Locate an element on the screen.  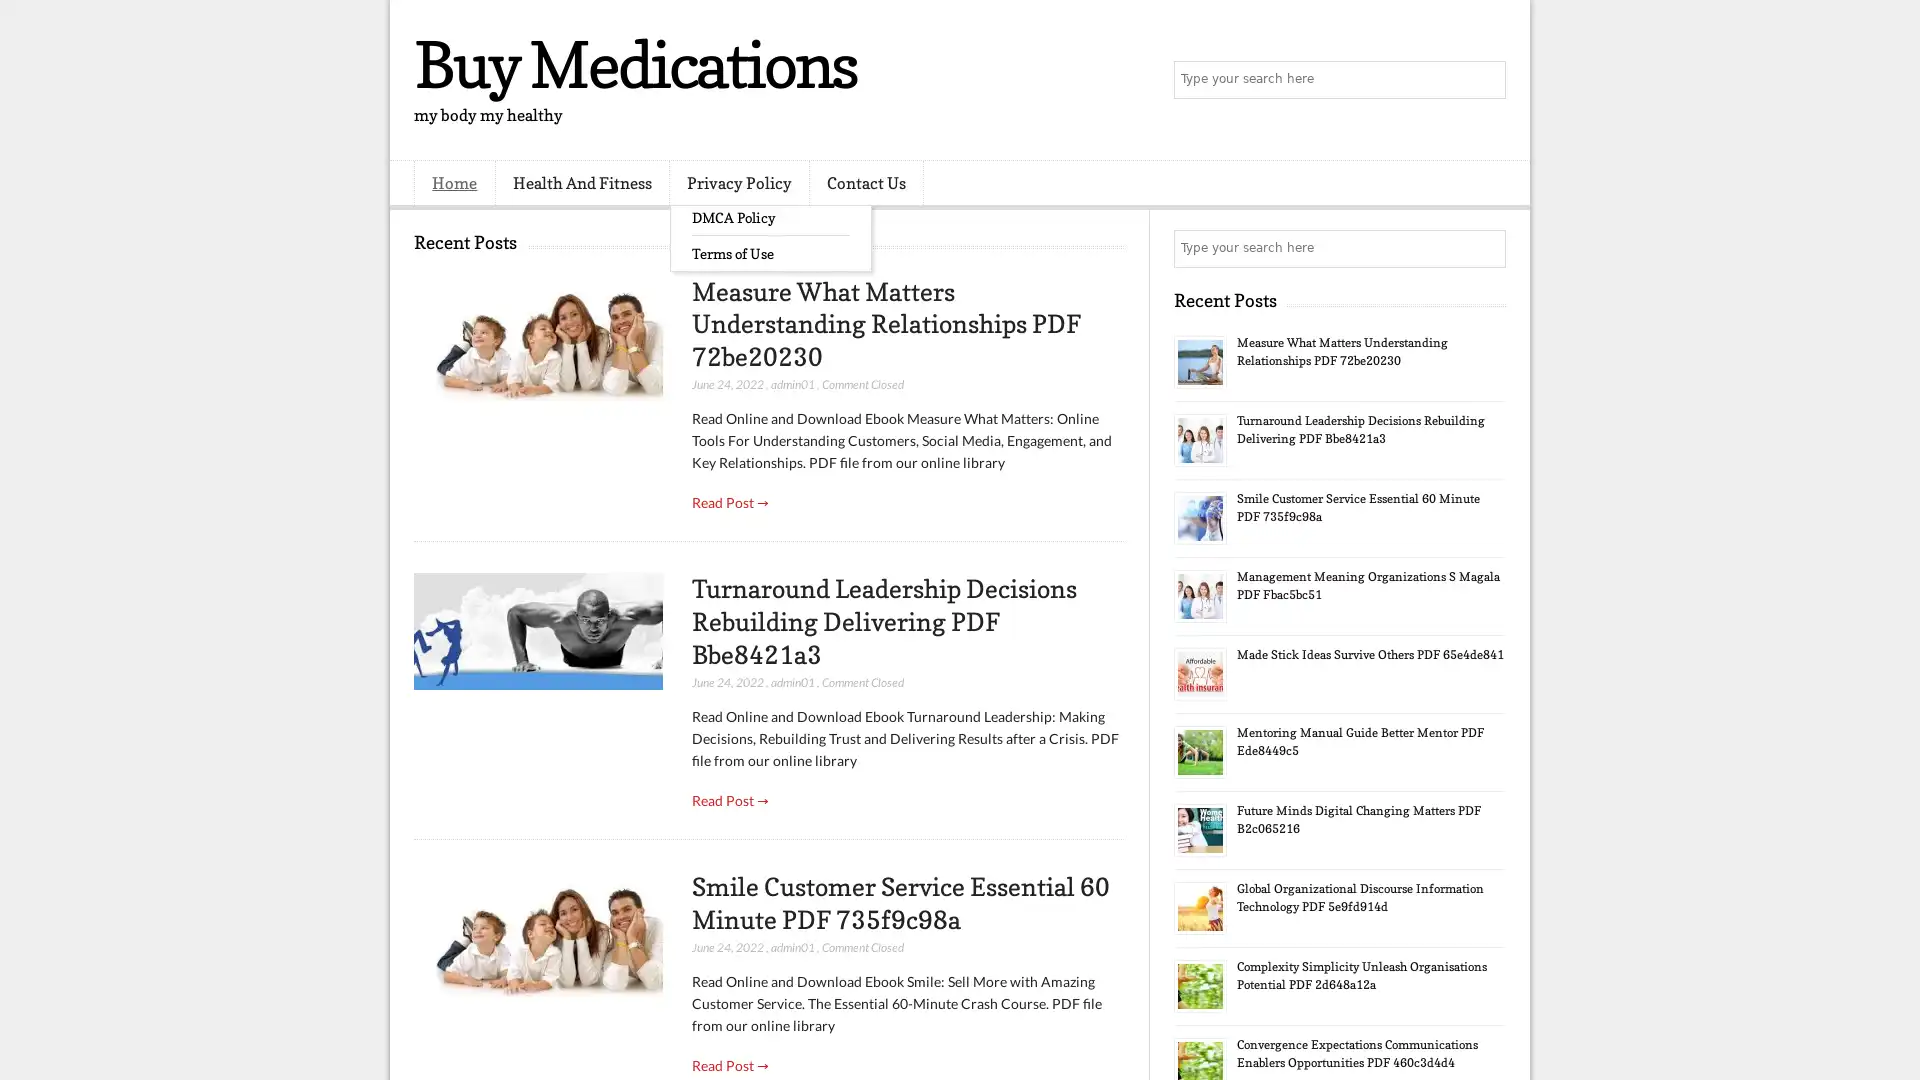
Search is located at coordinates (1485, 80).